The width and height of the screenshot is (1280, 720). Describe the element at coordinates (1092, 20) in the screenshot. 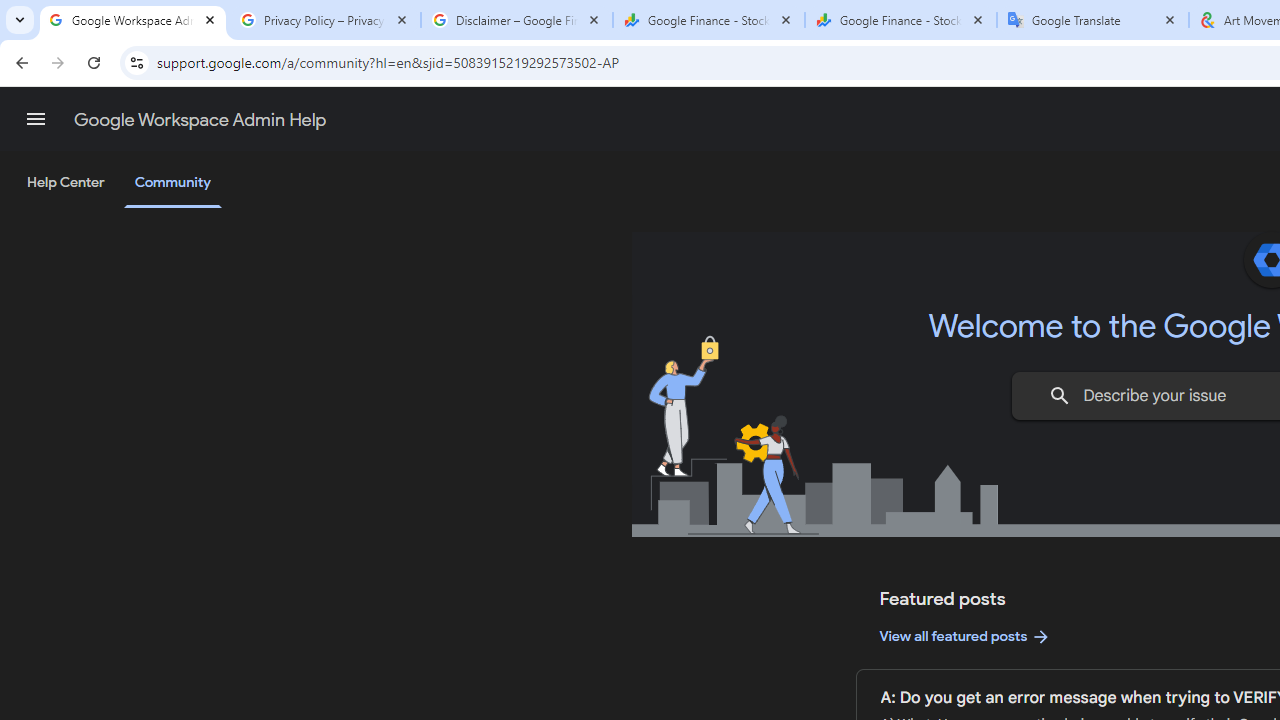

I see `'Google Translate'` at that location.